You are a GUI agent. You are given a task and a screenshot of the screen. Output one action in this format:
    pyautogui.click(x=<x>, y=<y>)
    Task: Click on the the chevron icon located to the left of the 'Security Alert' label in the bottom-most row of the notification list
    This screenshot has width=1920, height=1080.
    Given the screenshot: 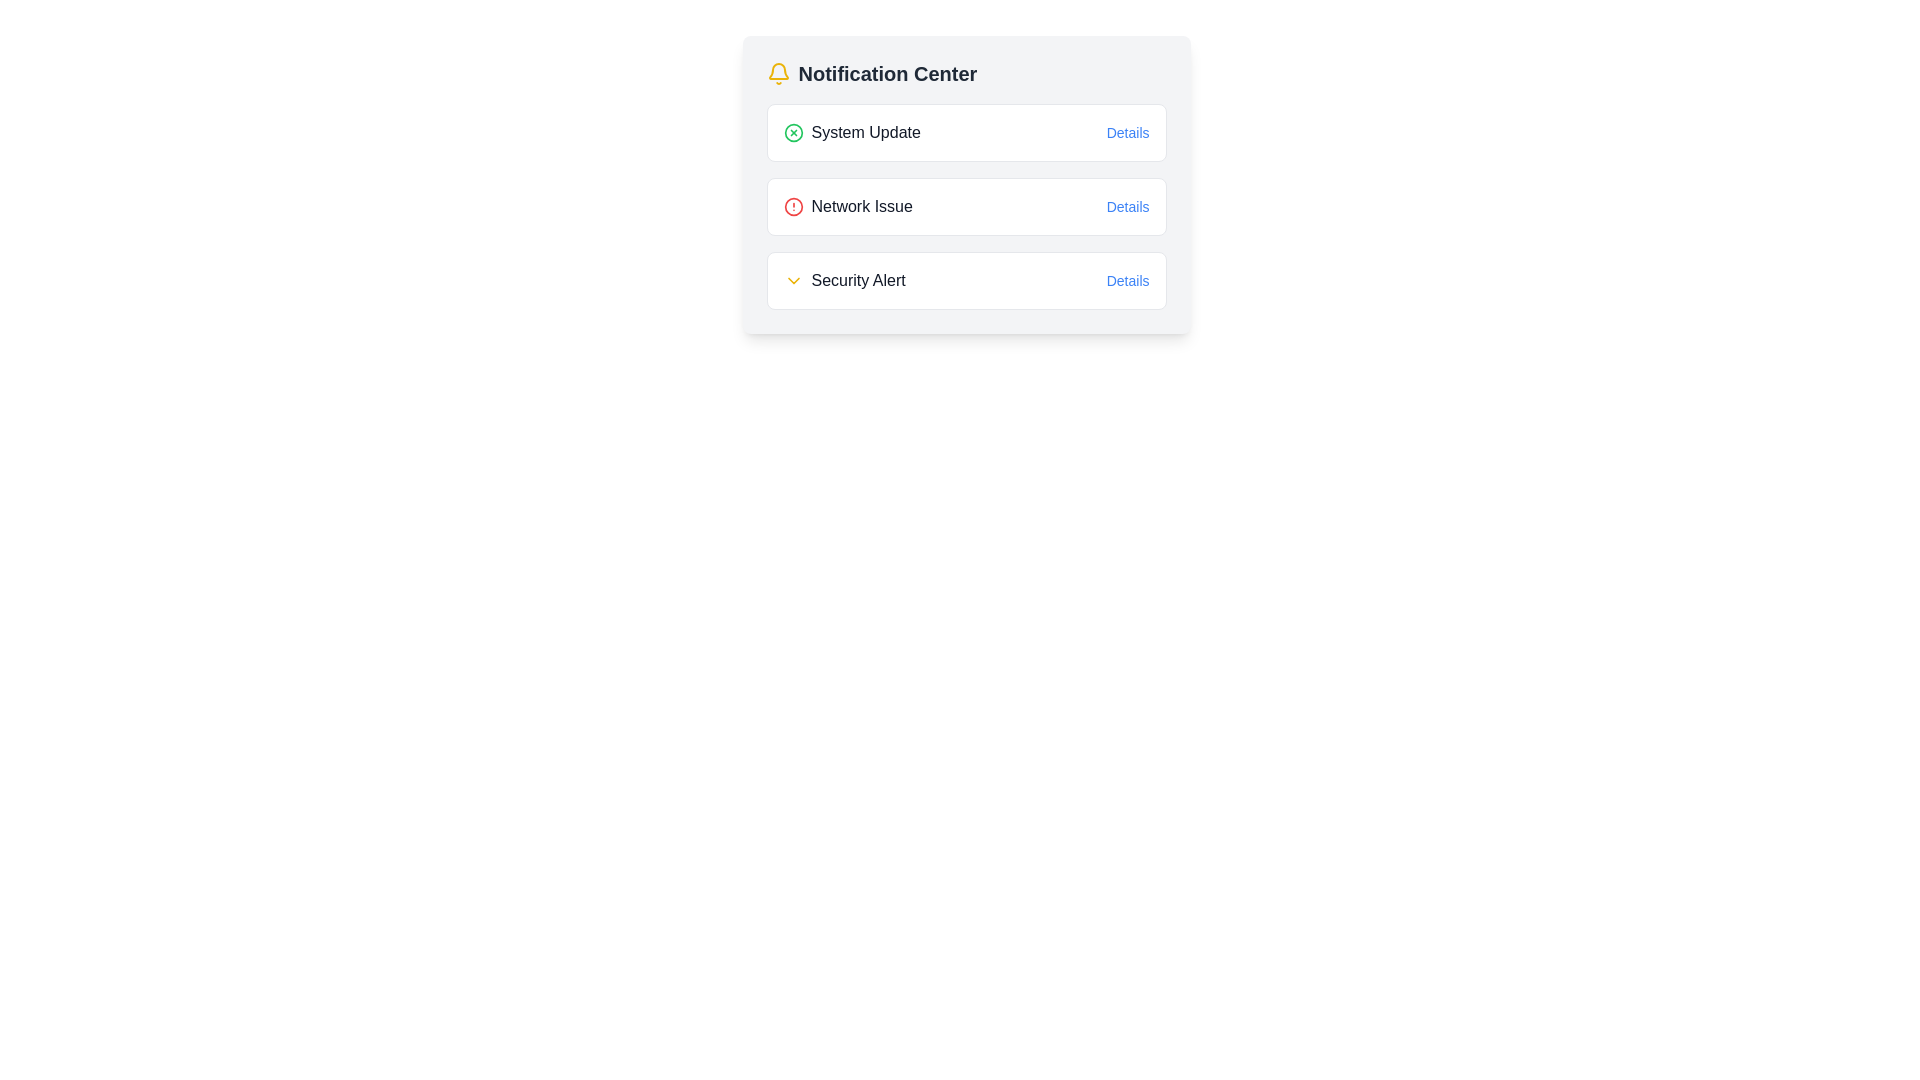 What is the action you would take?
    pyautogui.click(x=792, y=281)
    